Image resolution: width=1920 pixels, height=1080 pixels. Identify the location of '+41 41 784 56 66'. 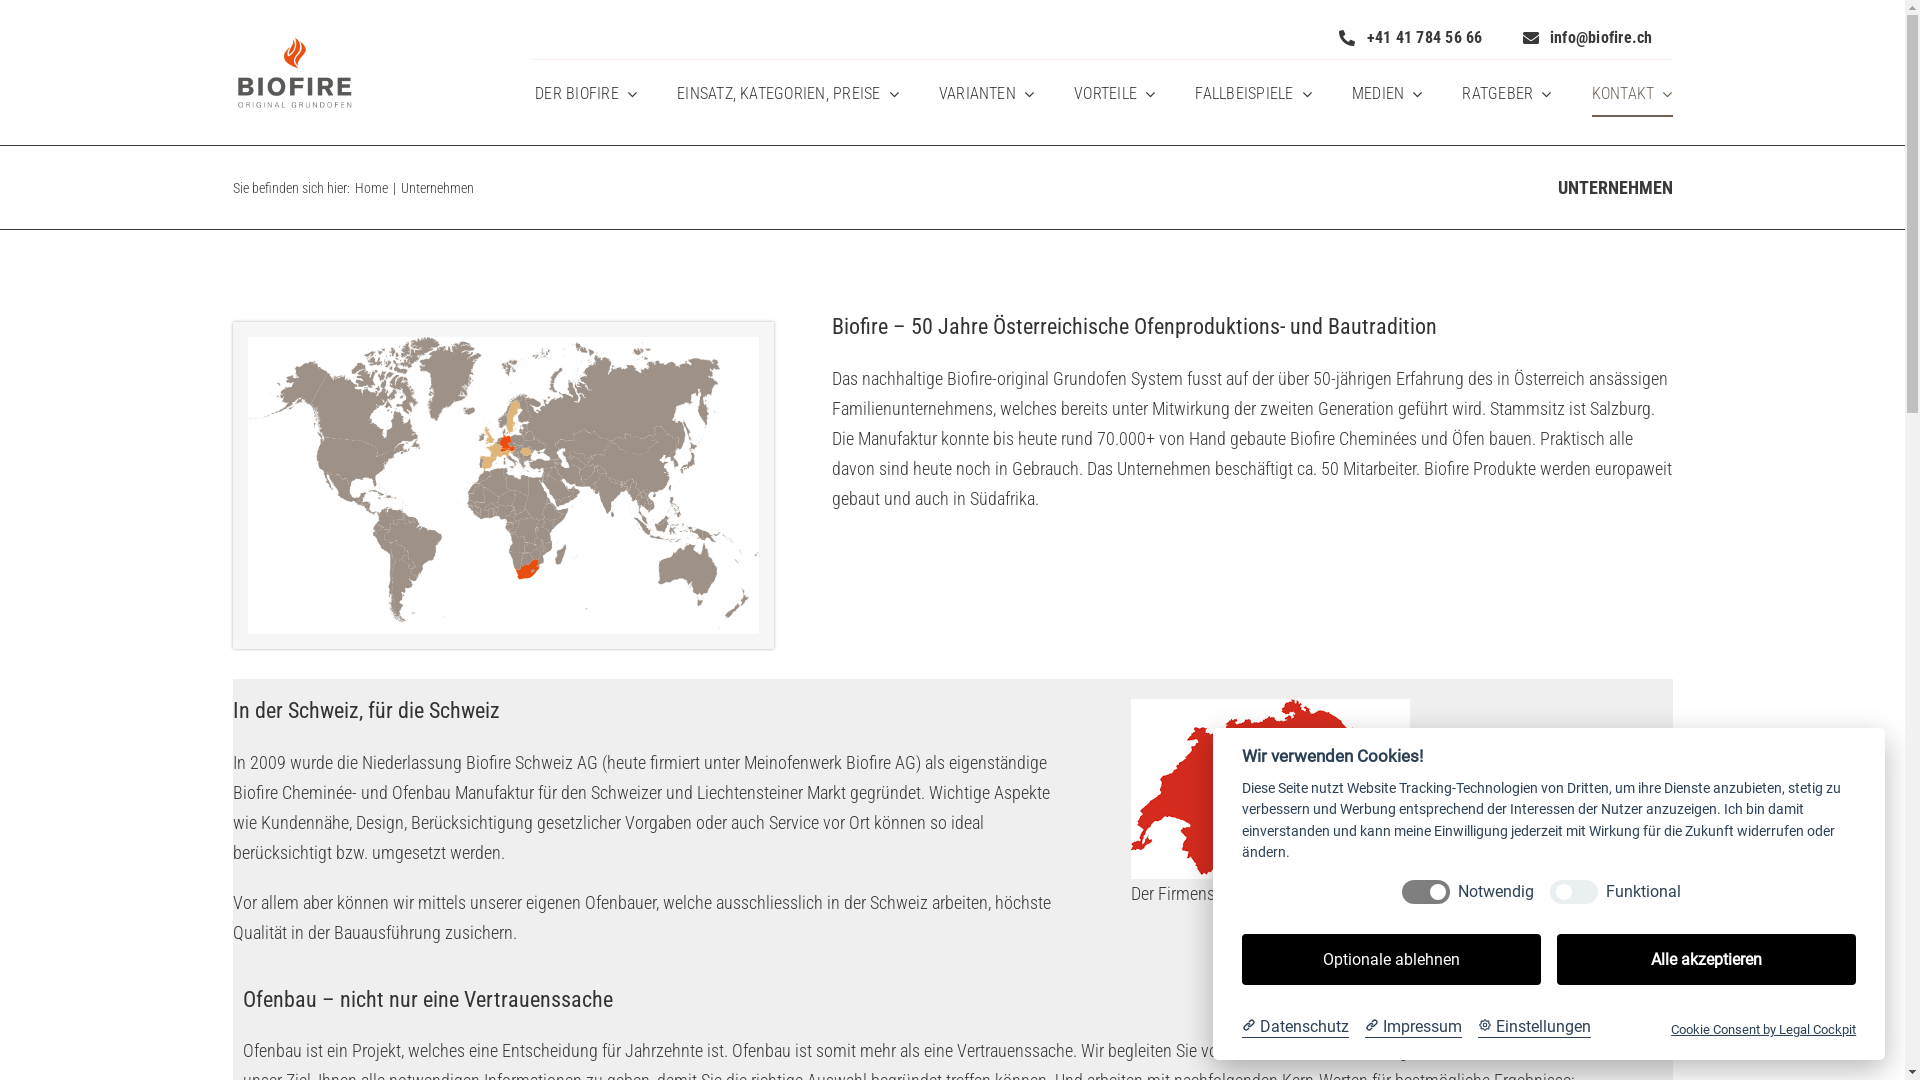
(1409, 37).